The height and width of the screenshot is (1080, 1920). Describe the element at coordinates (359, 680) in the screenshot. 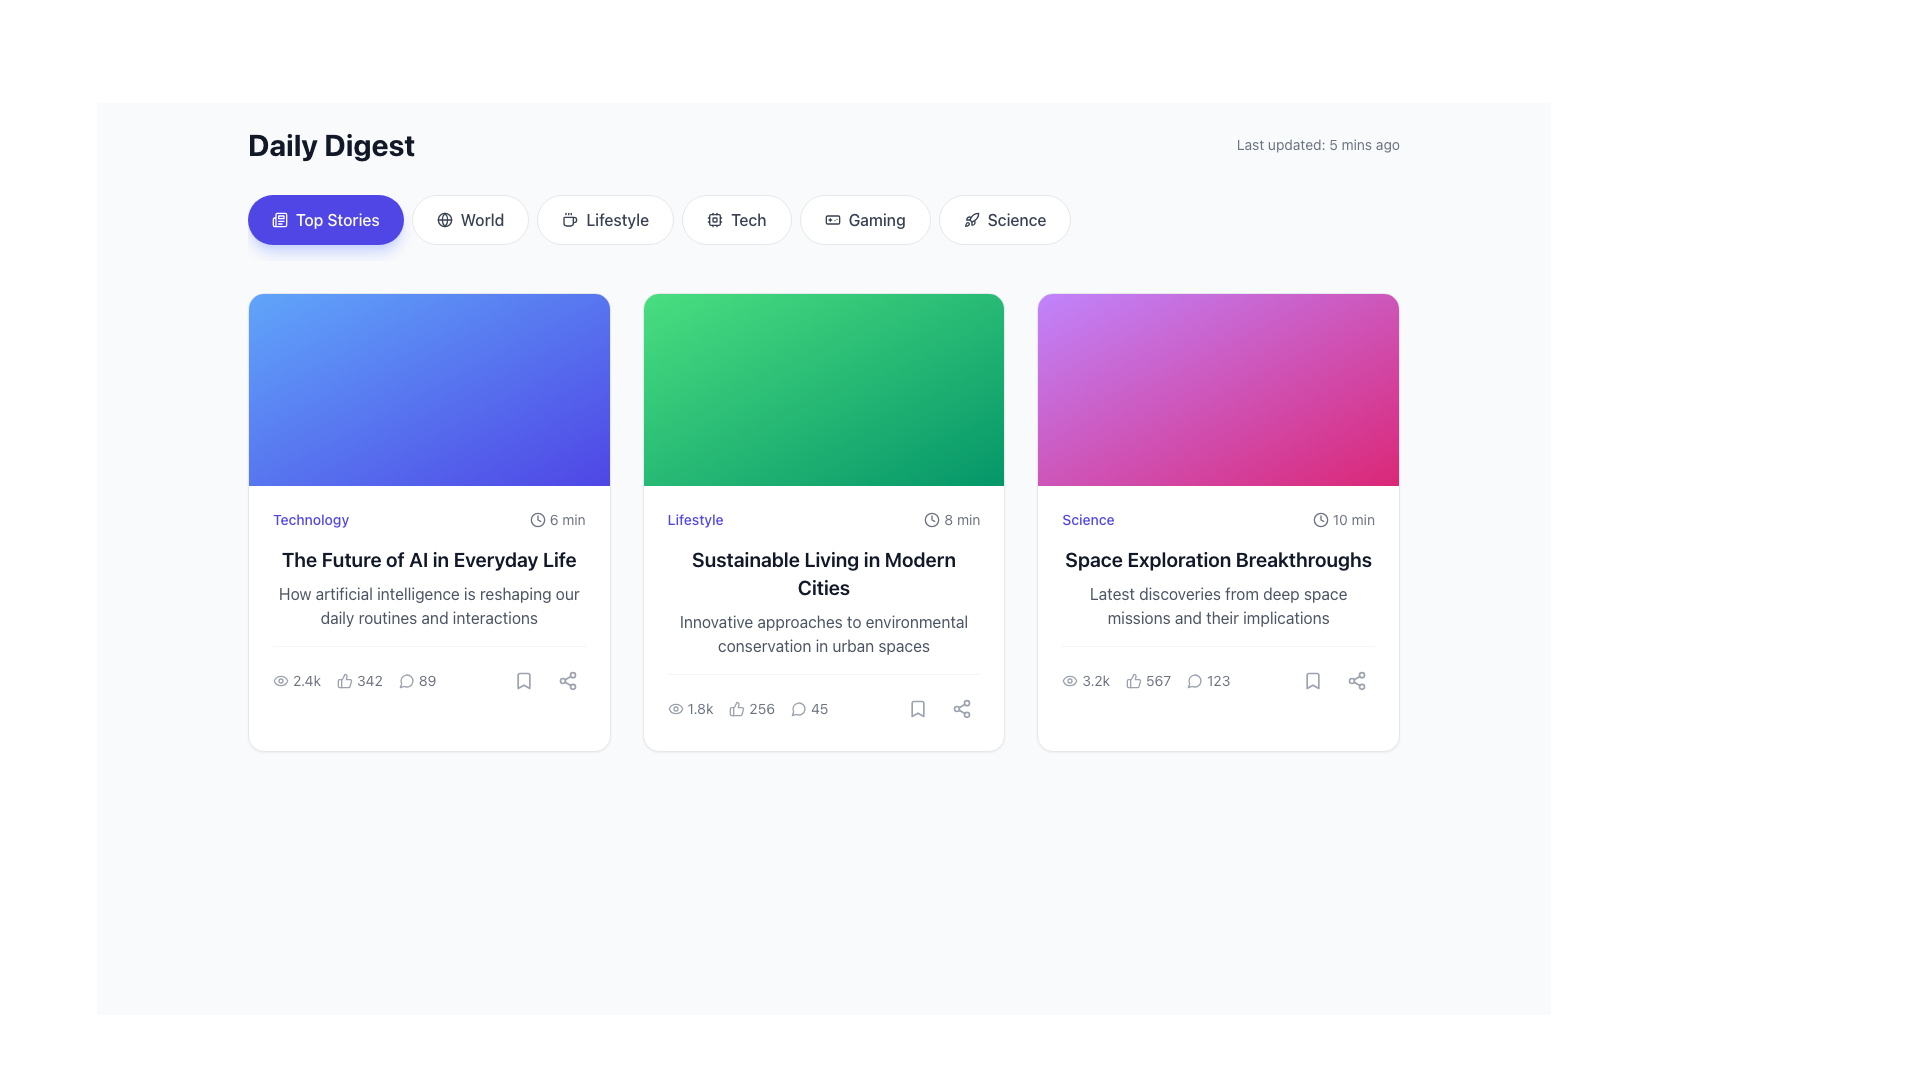

I see `text value '342' displayed in the gray text label adjacent to the thumbs-up icon in the statistics section under the content card` at that location.